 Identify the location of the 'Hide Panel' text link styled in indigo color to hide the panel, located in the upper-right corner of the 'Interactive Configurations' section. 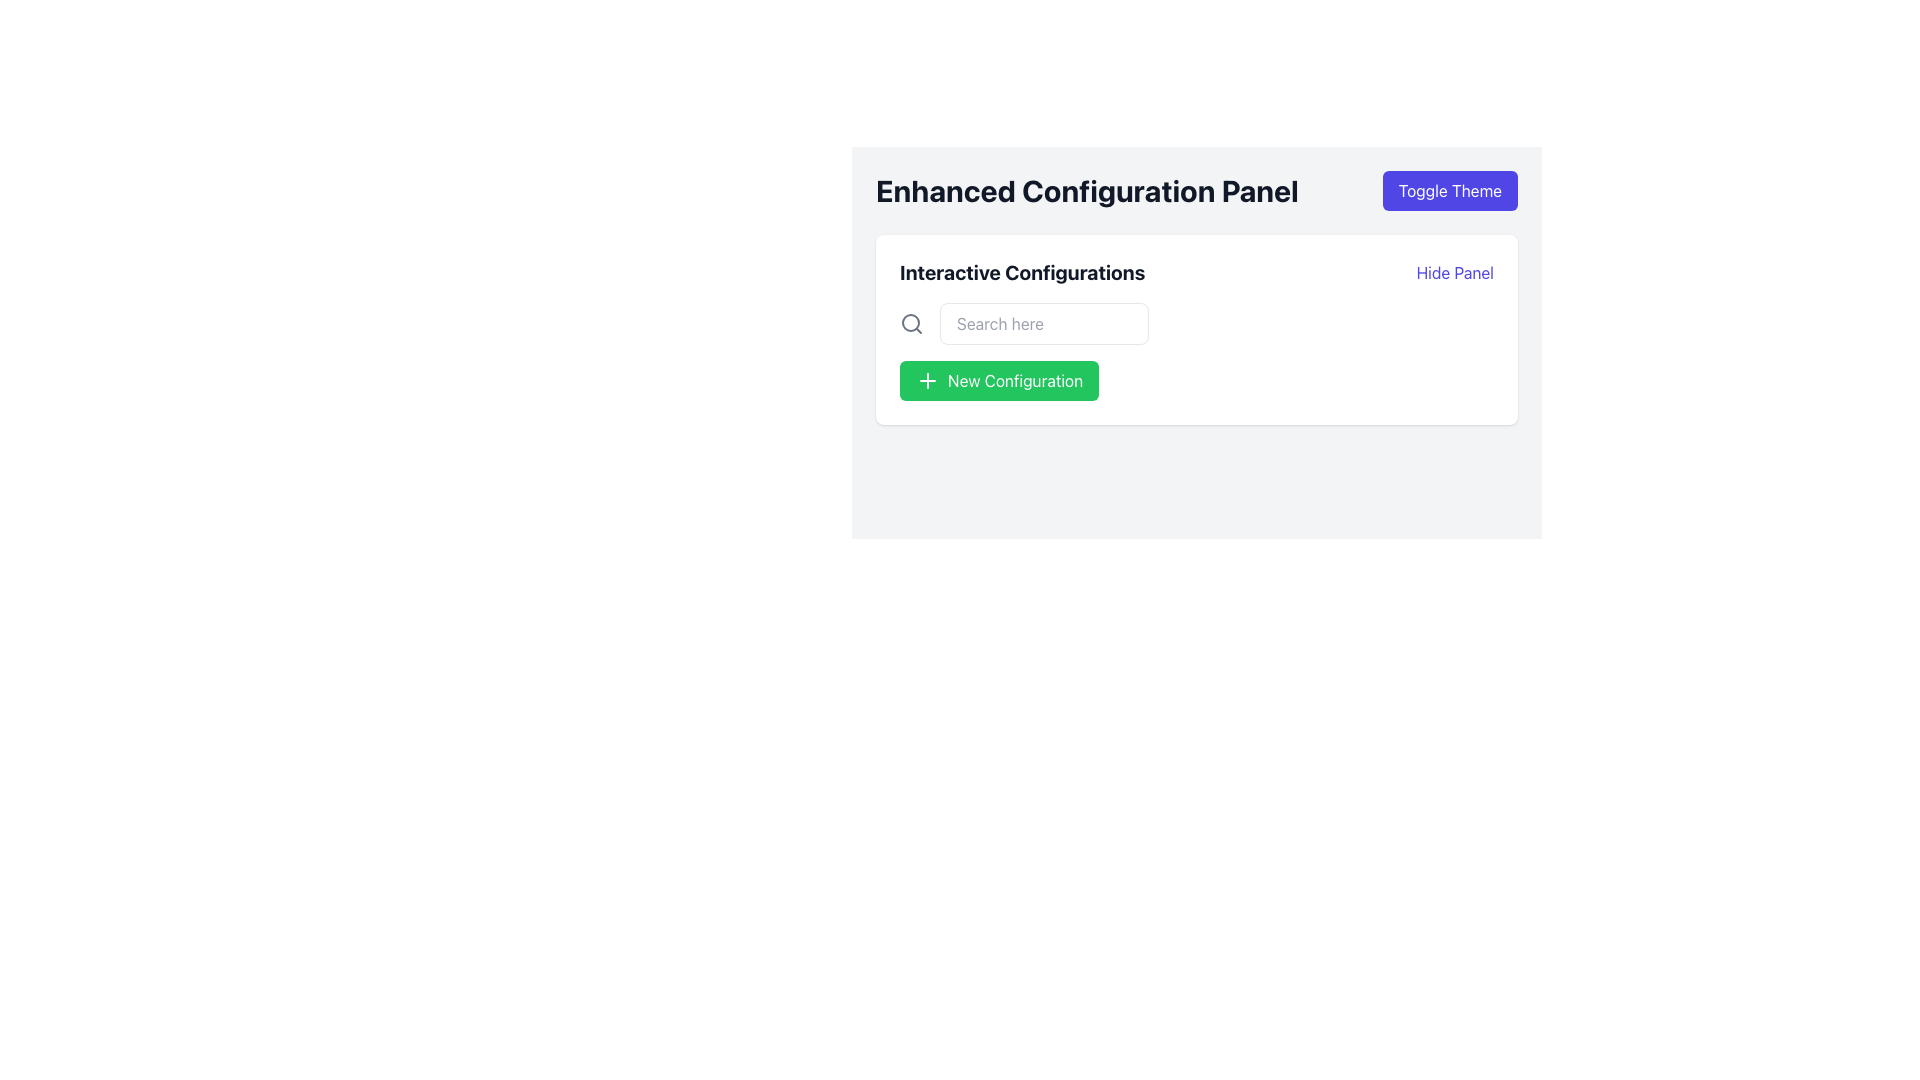
(1455, 273).